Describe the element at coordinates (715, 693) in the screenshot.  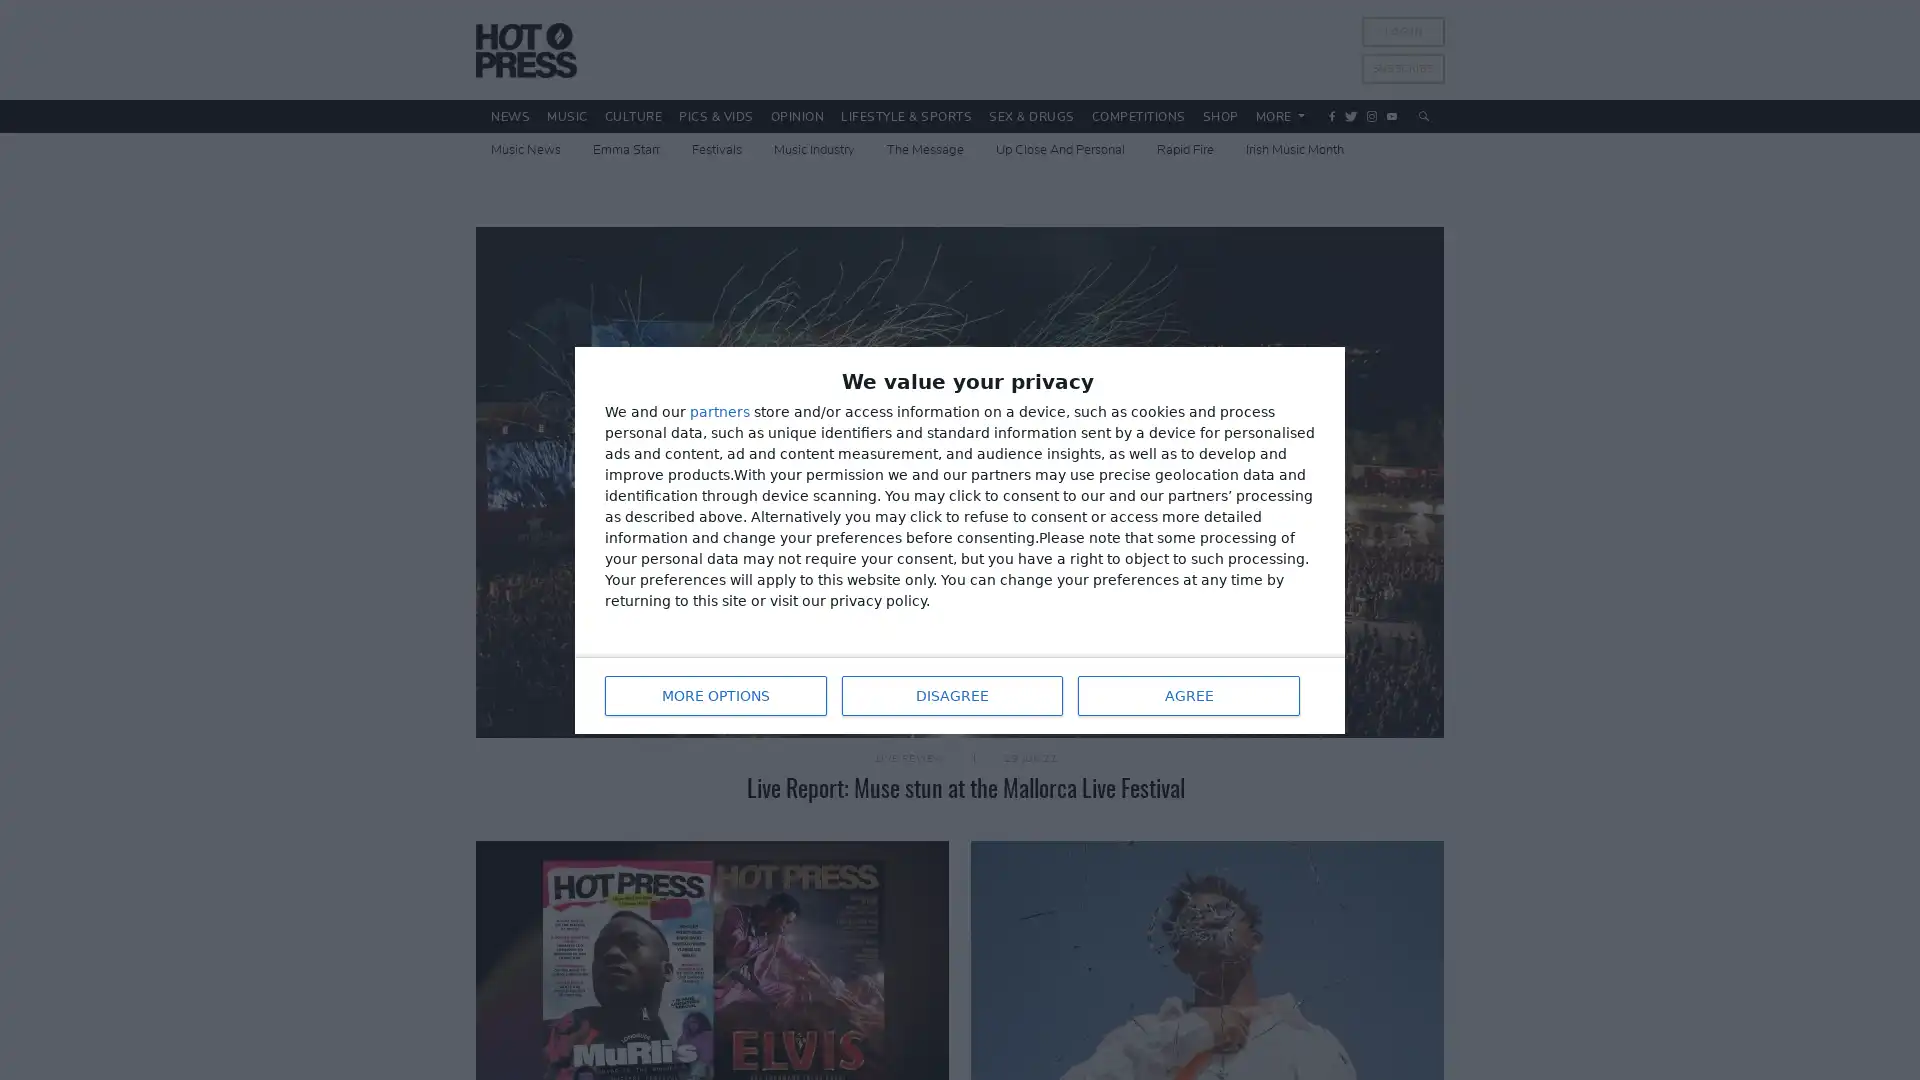
I see `MORE OPTIONS` at that location.